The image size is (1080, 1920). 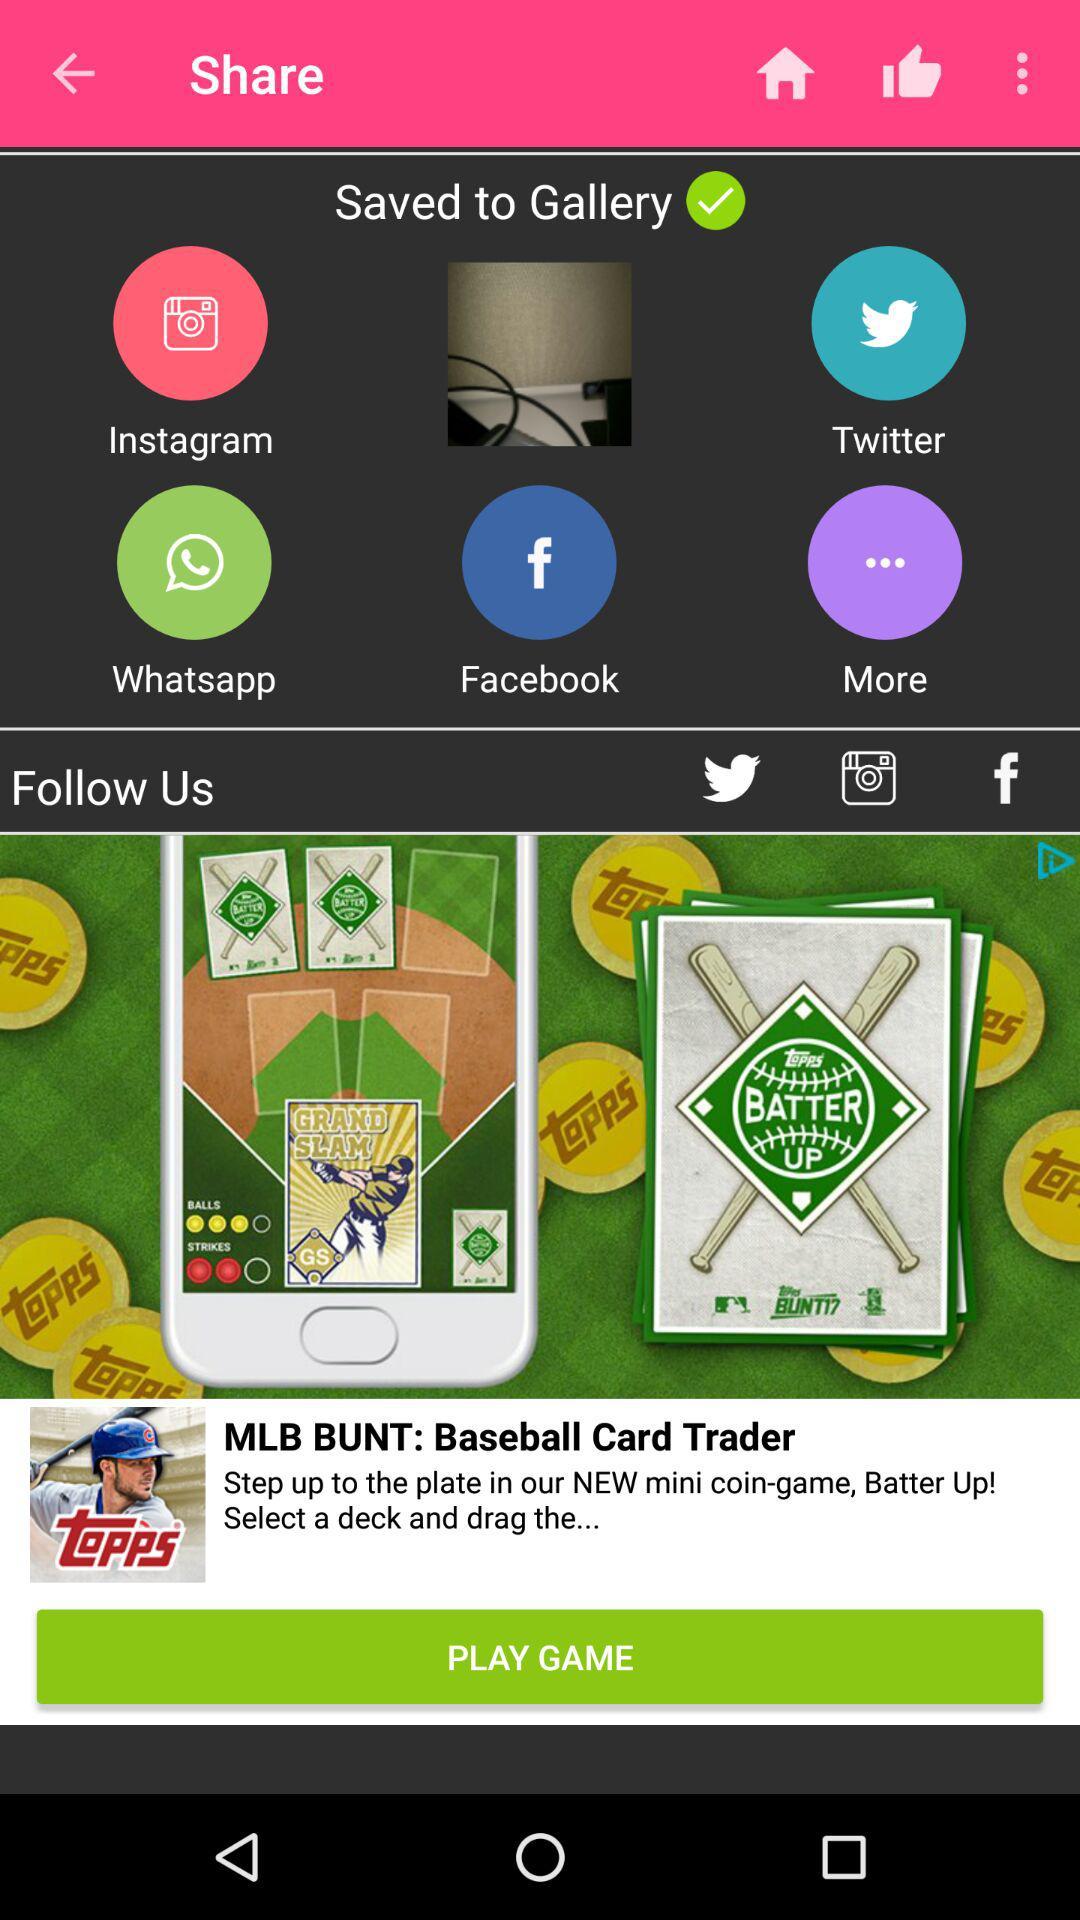 What do you see at coordinates (538, 561) in the screenshot?
I see `share on facebook` at bounding box center [538, 561].